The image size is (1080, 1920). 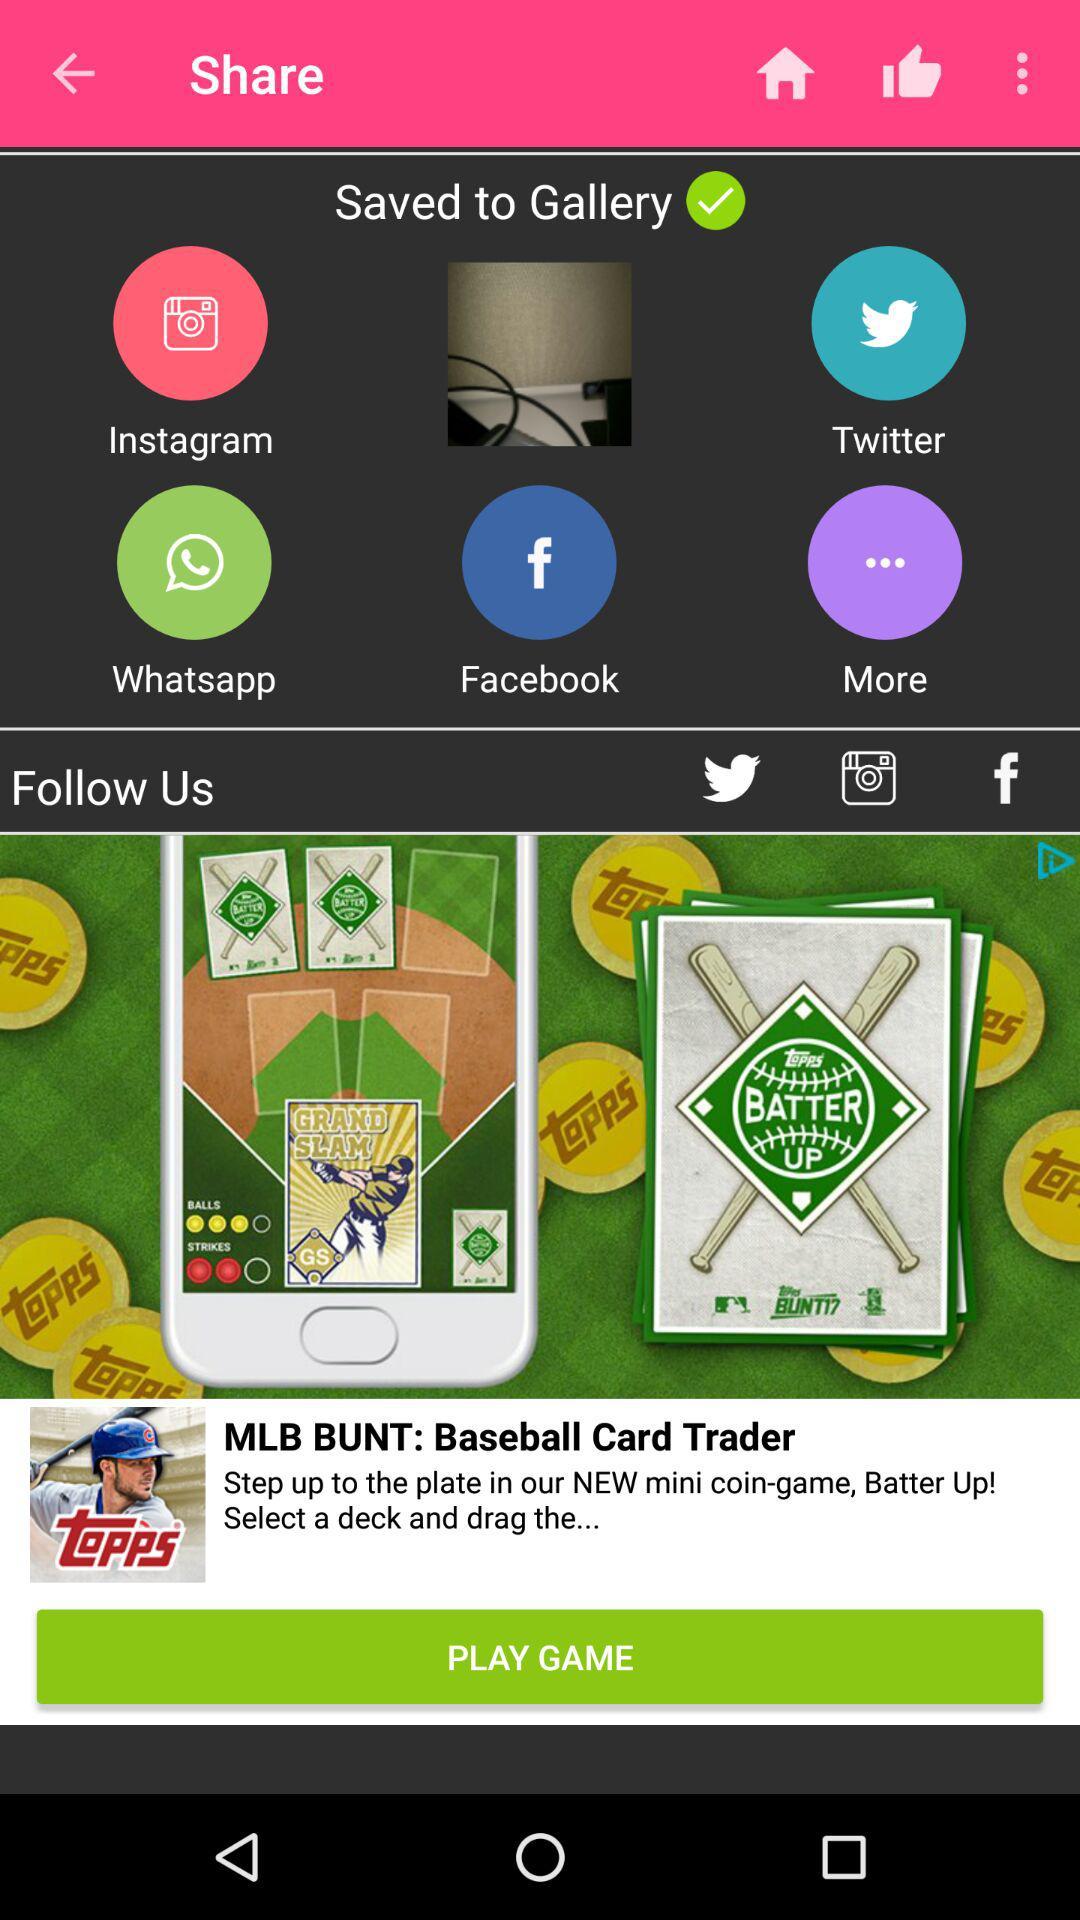 What do you see at coordinates (538, 561) in the screenshot?
I see `share on facebook` at bounding box center [538, 561].